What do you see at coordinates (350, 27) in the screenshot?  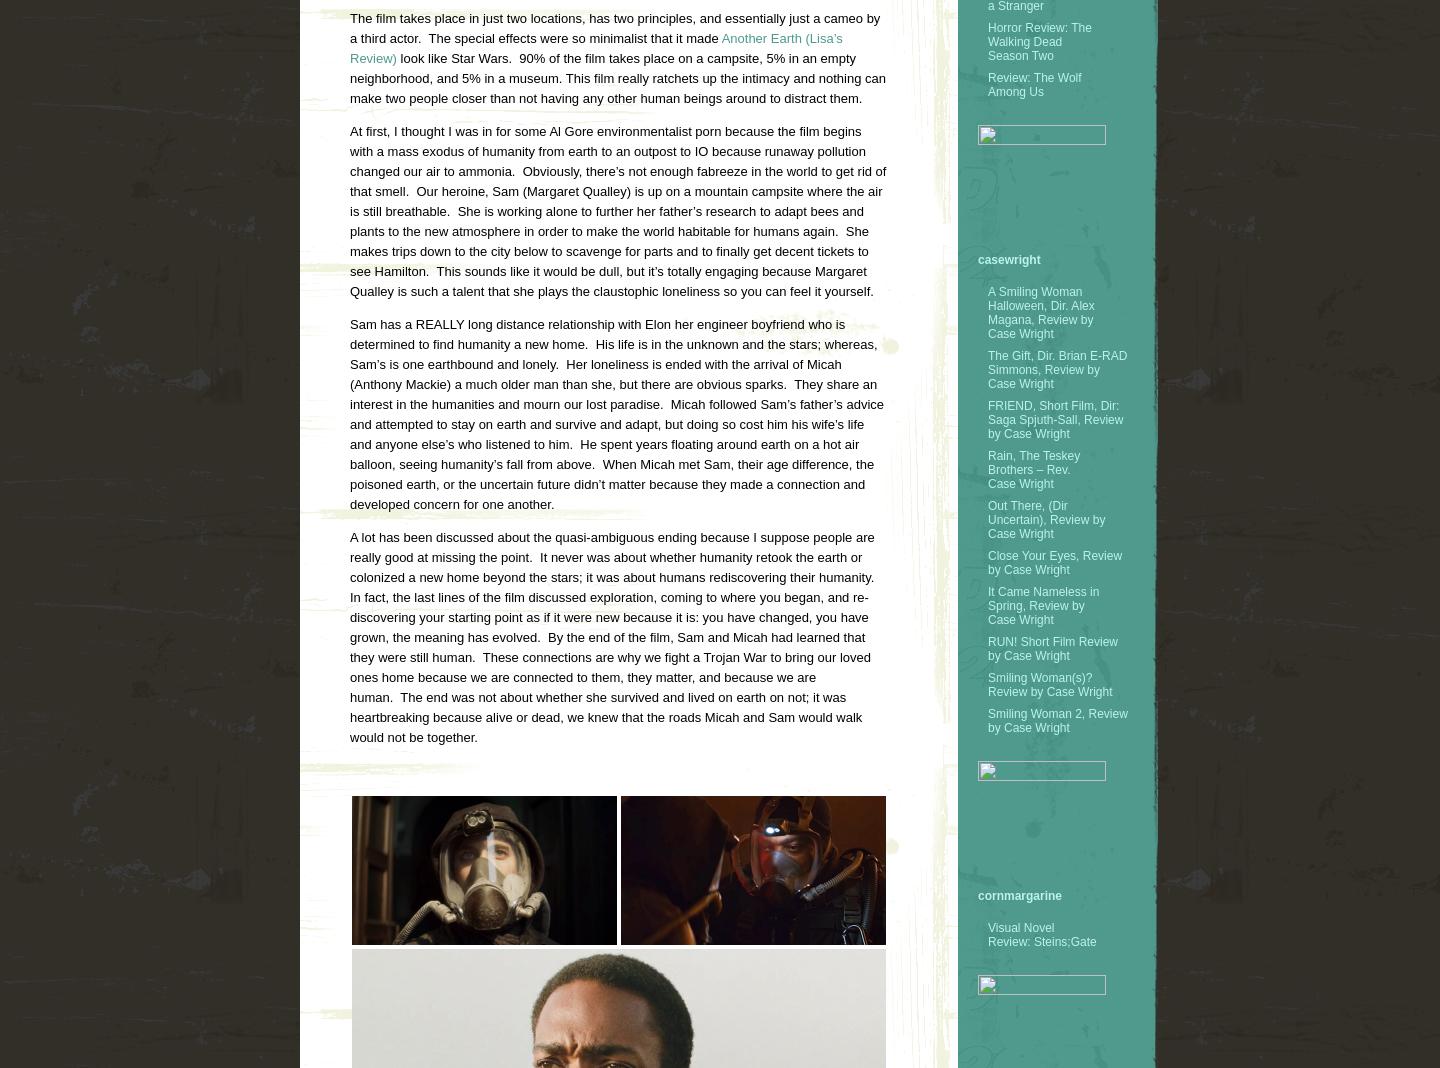 I see `'The film takes place in just two locations, has two principles, and essentially just a cameo by a third actor.  The special effects were so minimalist that it made'` at bounding box center [350, 27].